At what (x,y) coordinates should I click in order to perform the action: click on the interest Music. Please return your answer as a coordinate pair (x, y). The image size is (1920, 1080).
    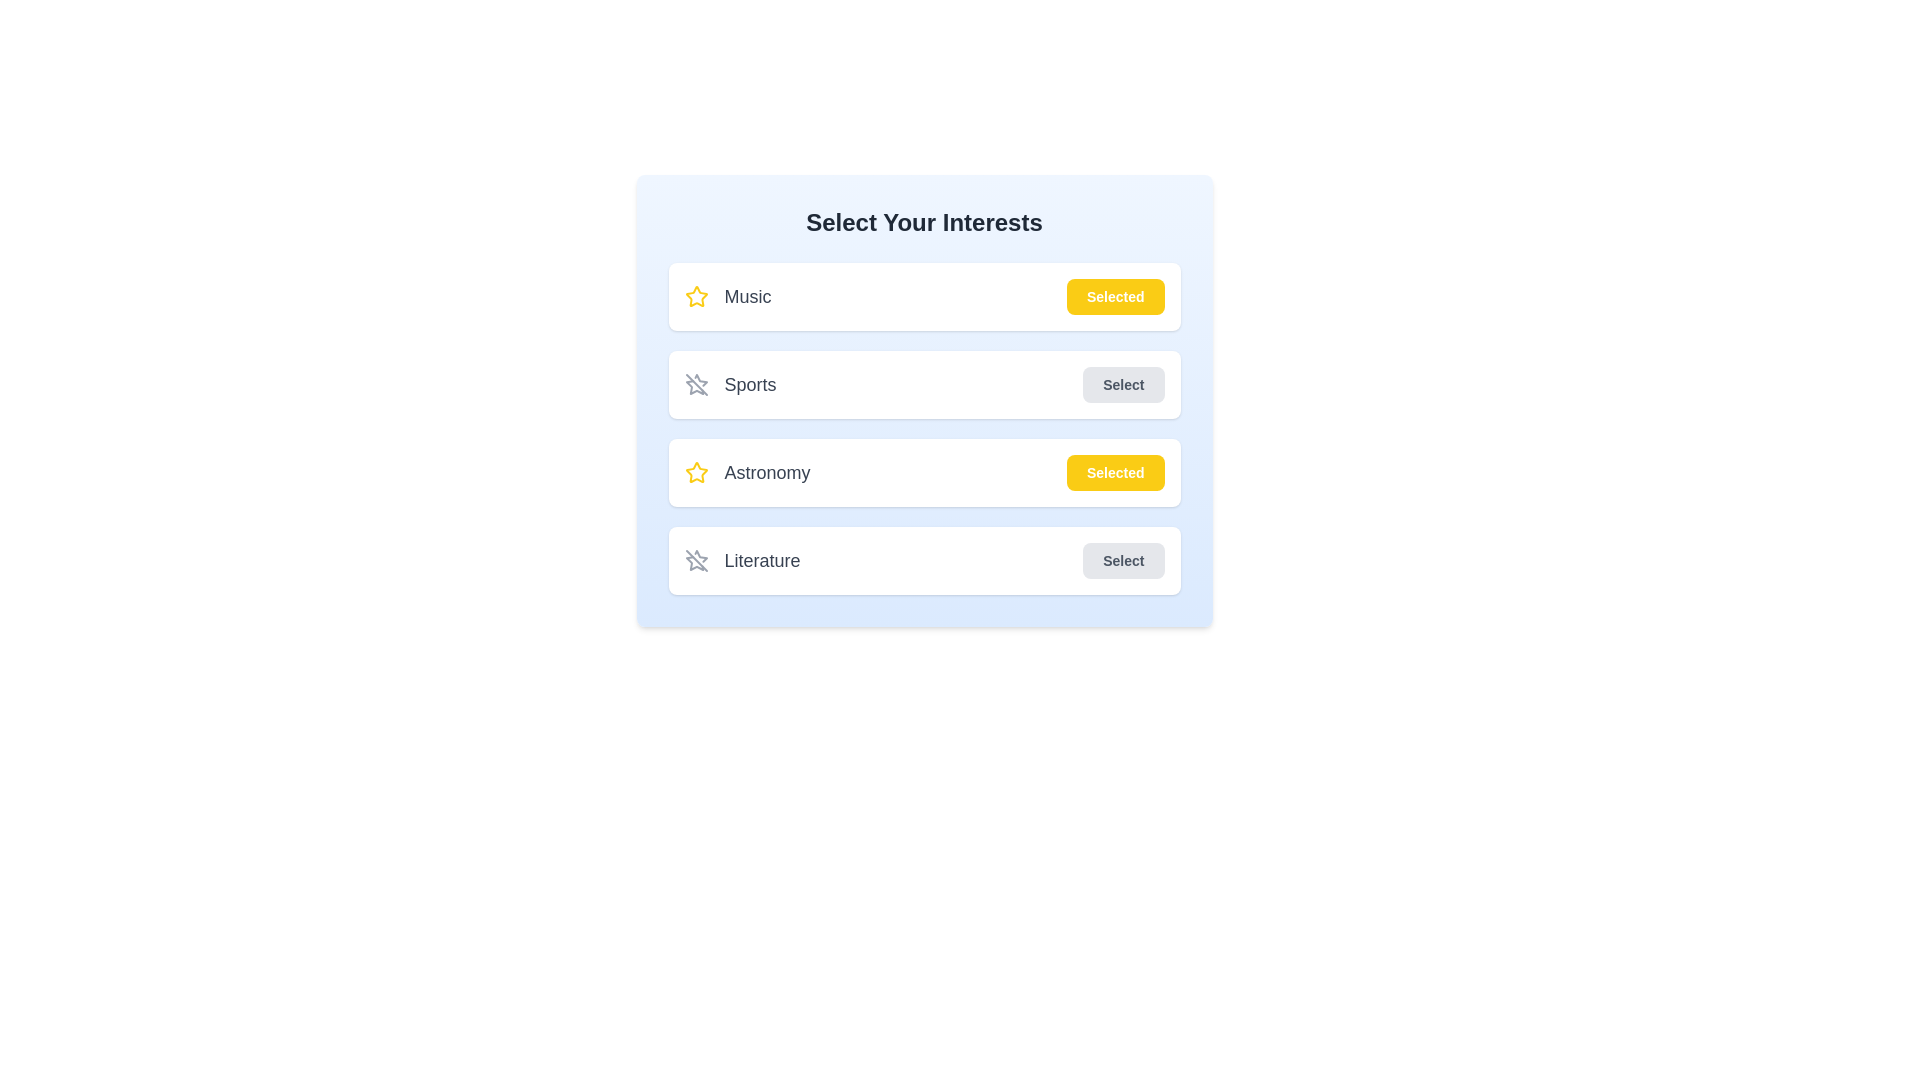
    Looking at the image, I should click on (1114, 297).